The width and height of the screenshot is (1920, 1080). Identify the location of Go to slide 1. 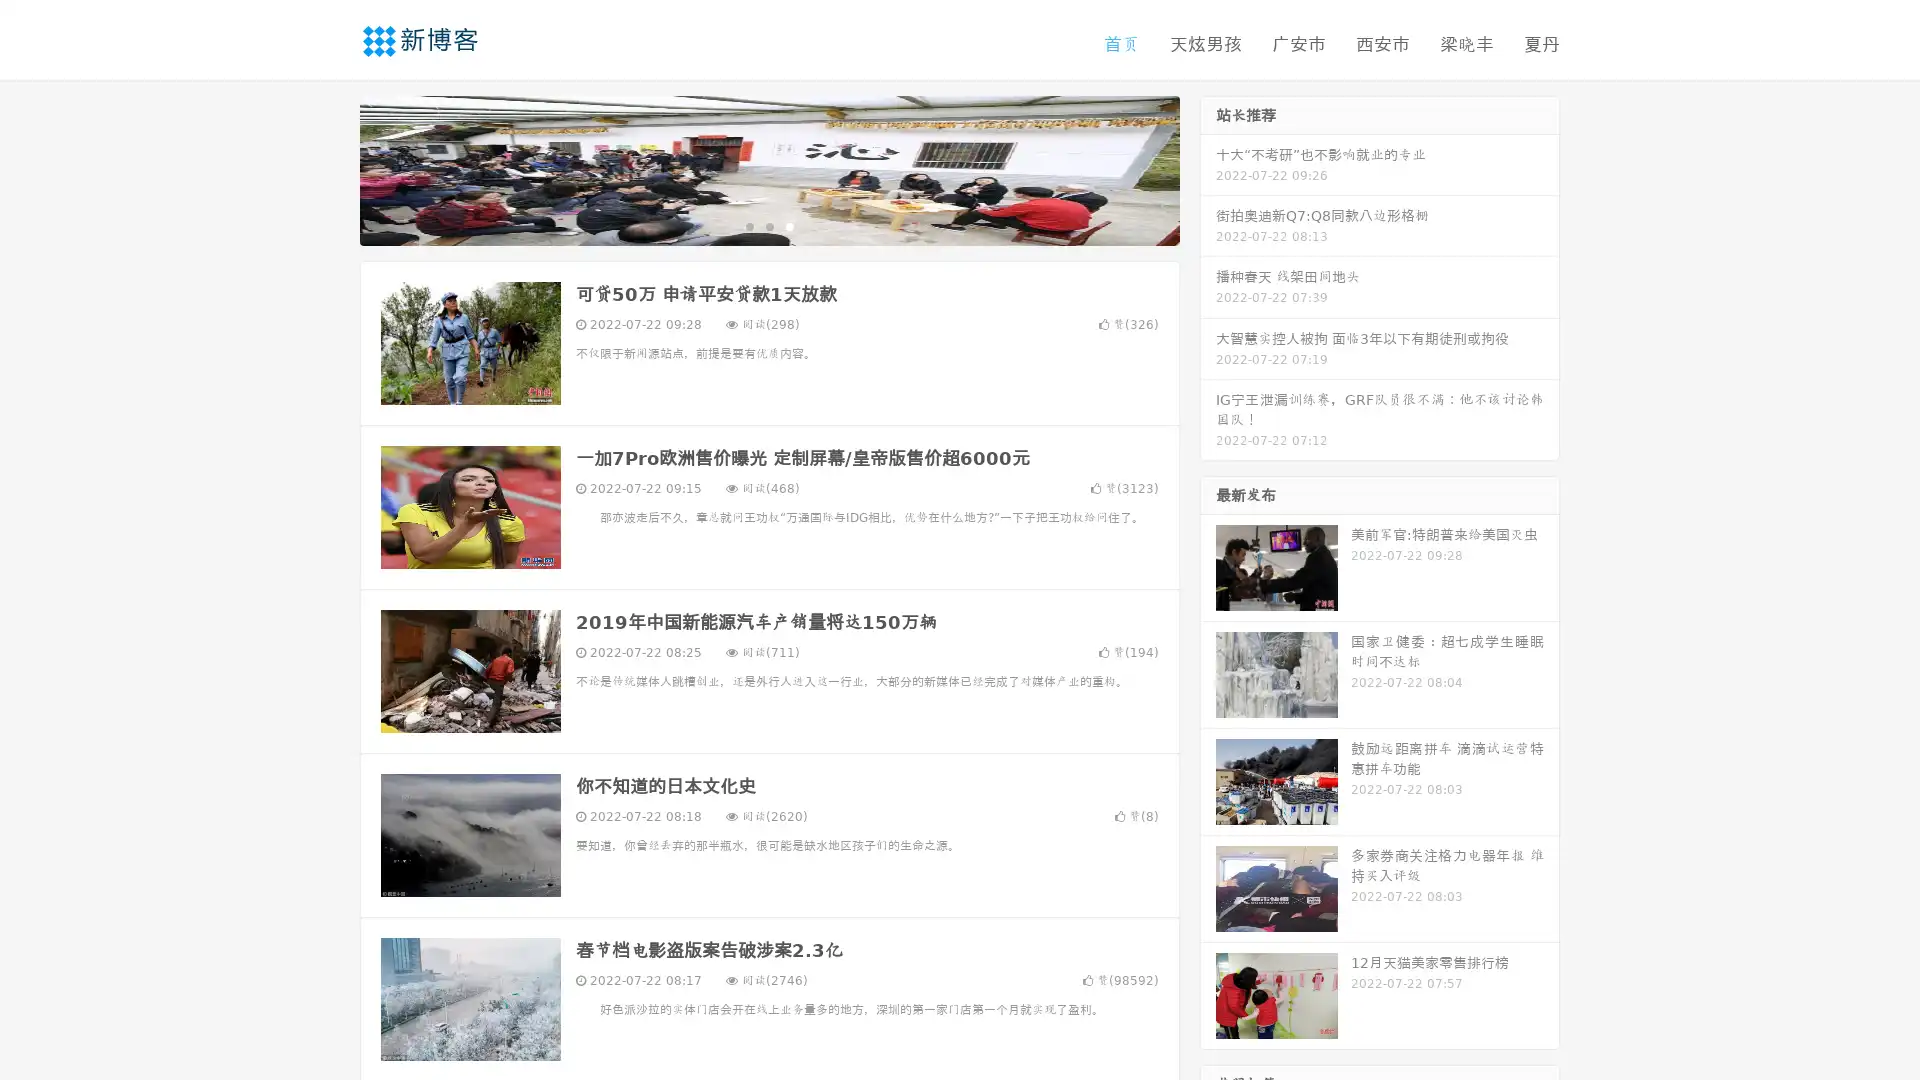
(748, 225).